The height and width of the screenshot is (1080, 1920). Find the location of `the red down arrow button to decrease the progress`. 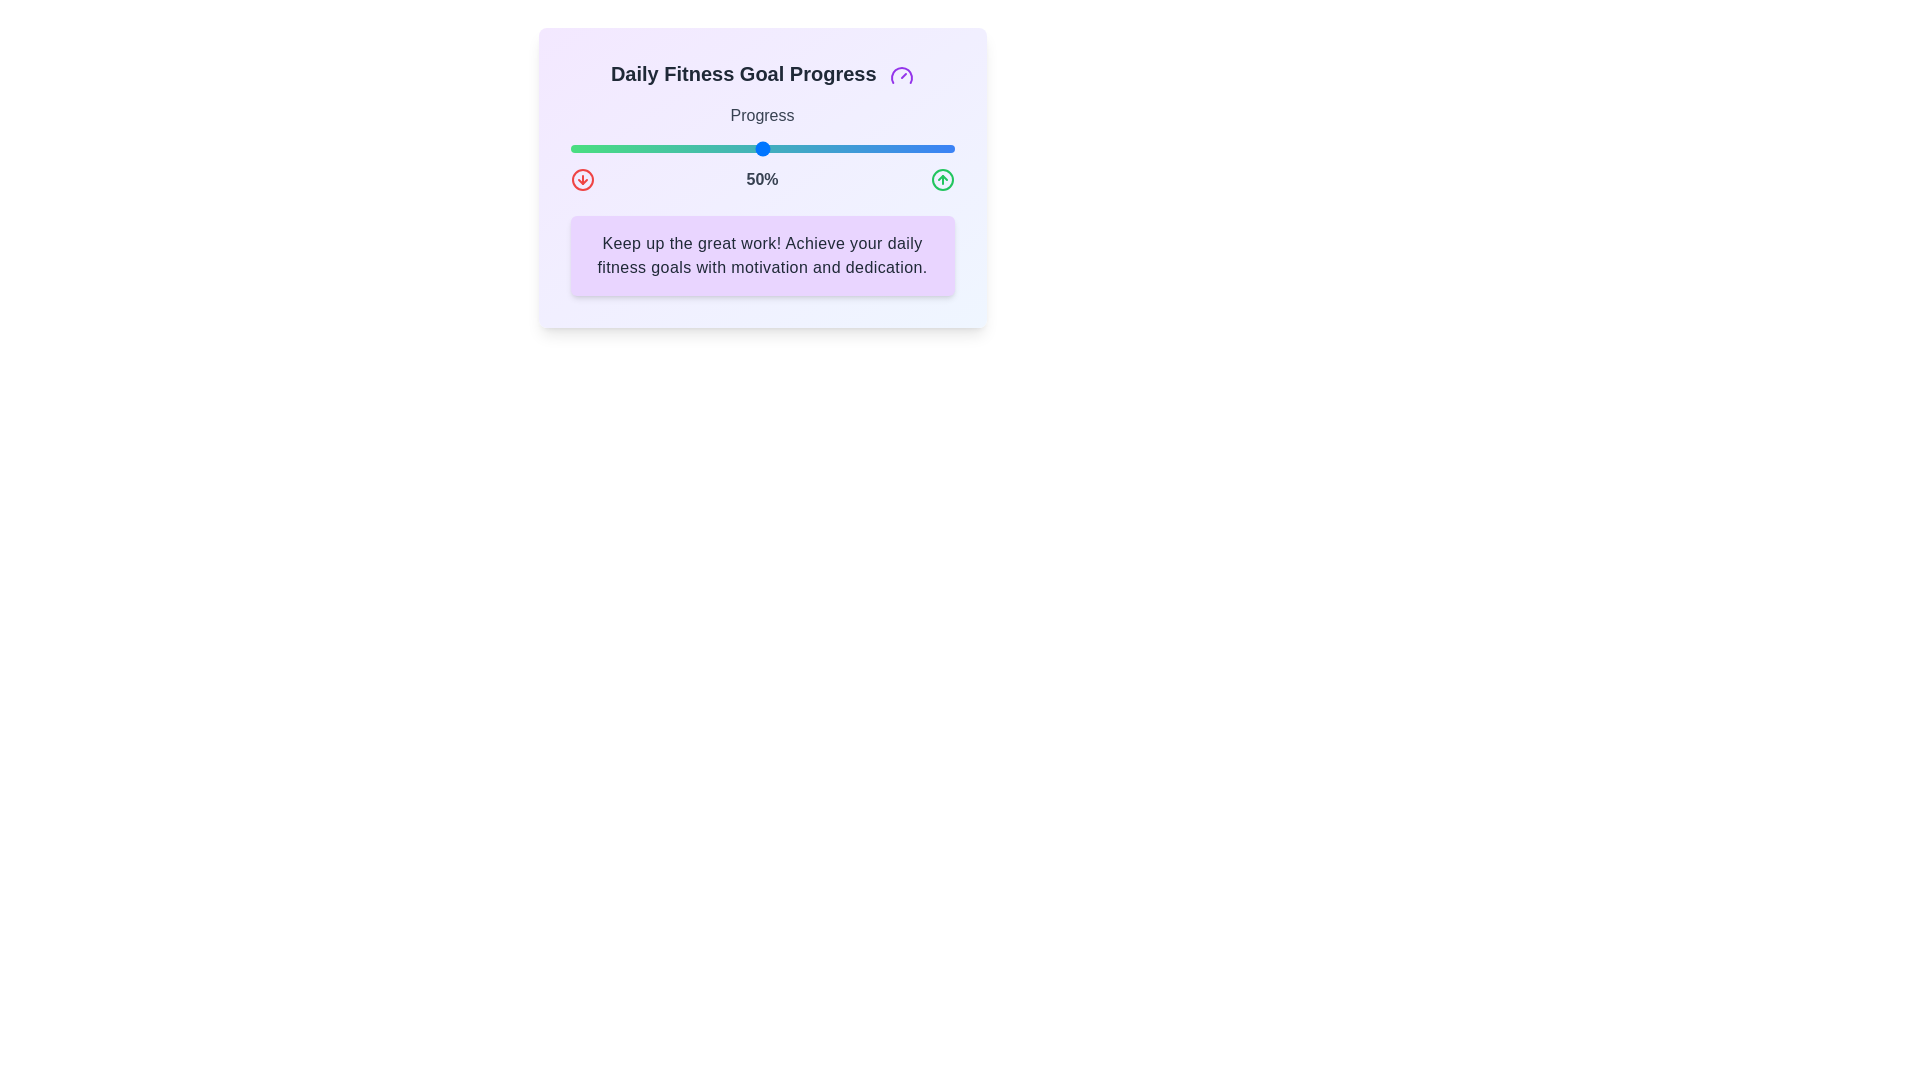

the red down arrow button to decrease the progress is located at coordinates (581, 180).